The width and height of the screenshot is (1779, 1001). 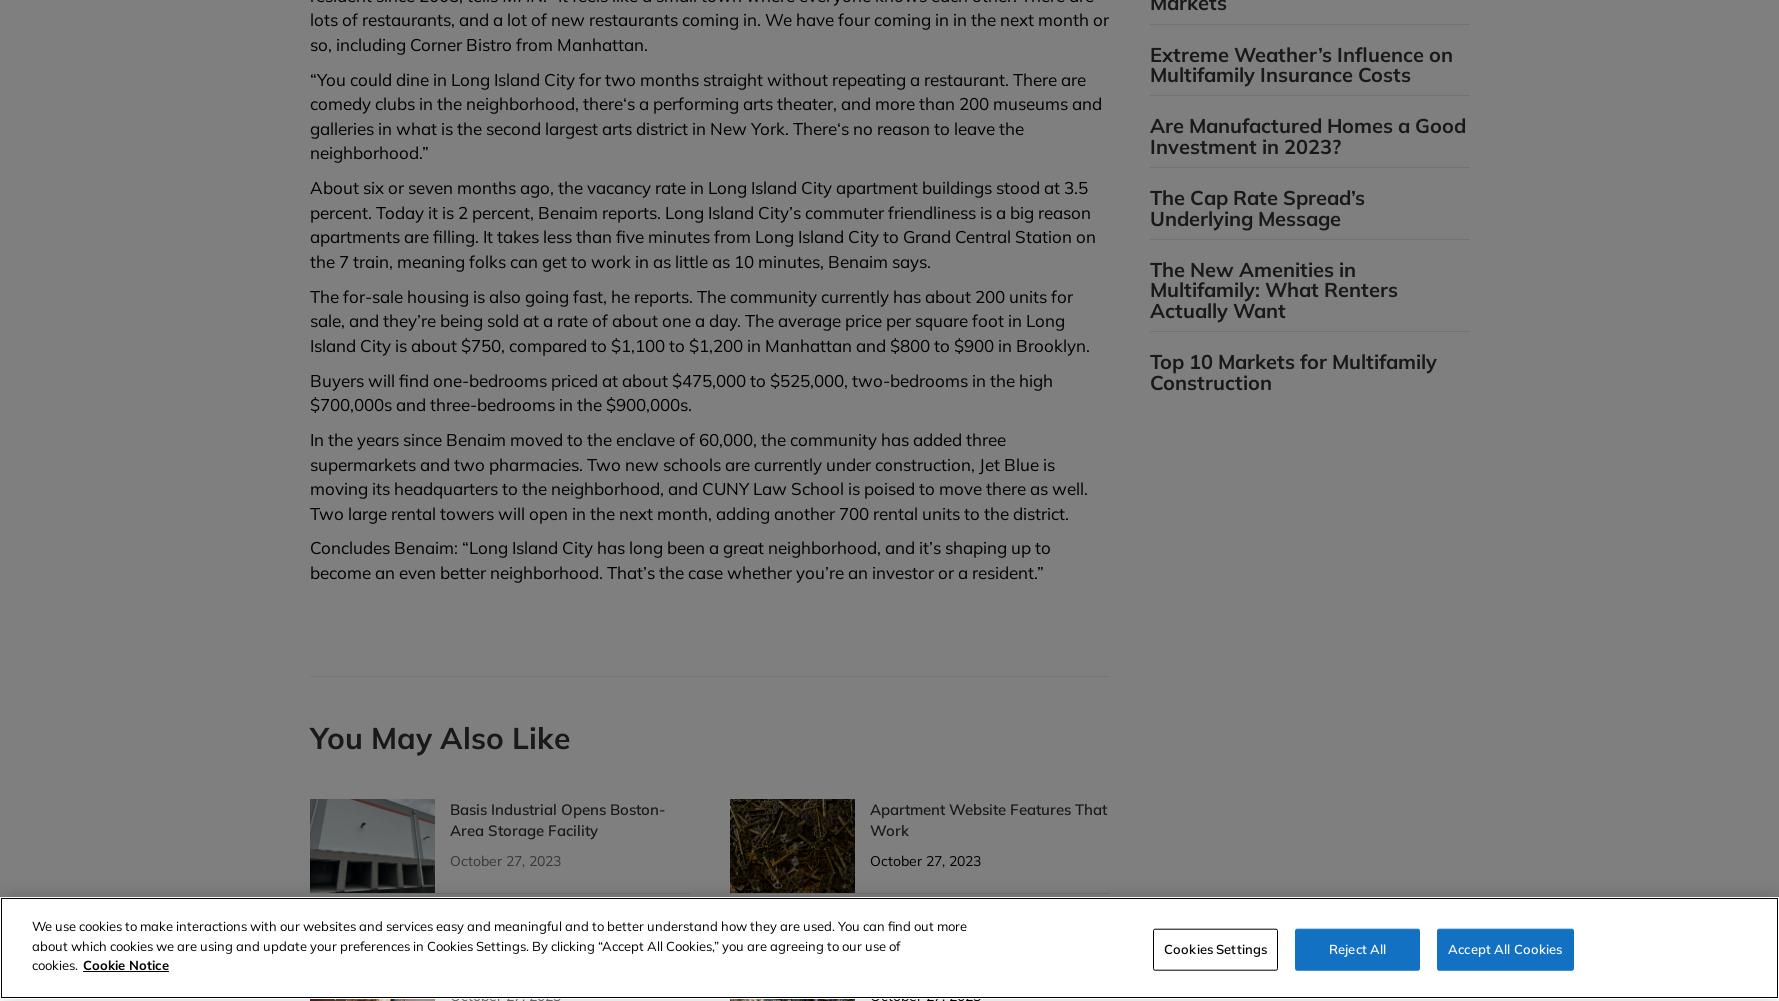 What do you see at coordinates (1256, 207) in the screenshot?
I see `'The Cap Rate Spread’s Underlying Message'` at bounding box center [1256, 207].